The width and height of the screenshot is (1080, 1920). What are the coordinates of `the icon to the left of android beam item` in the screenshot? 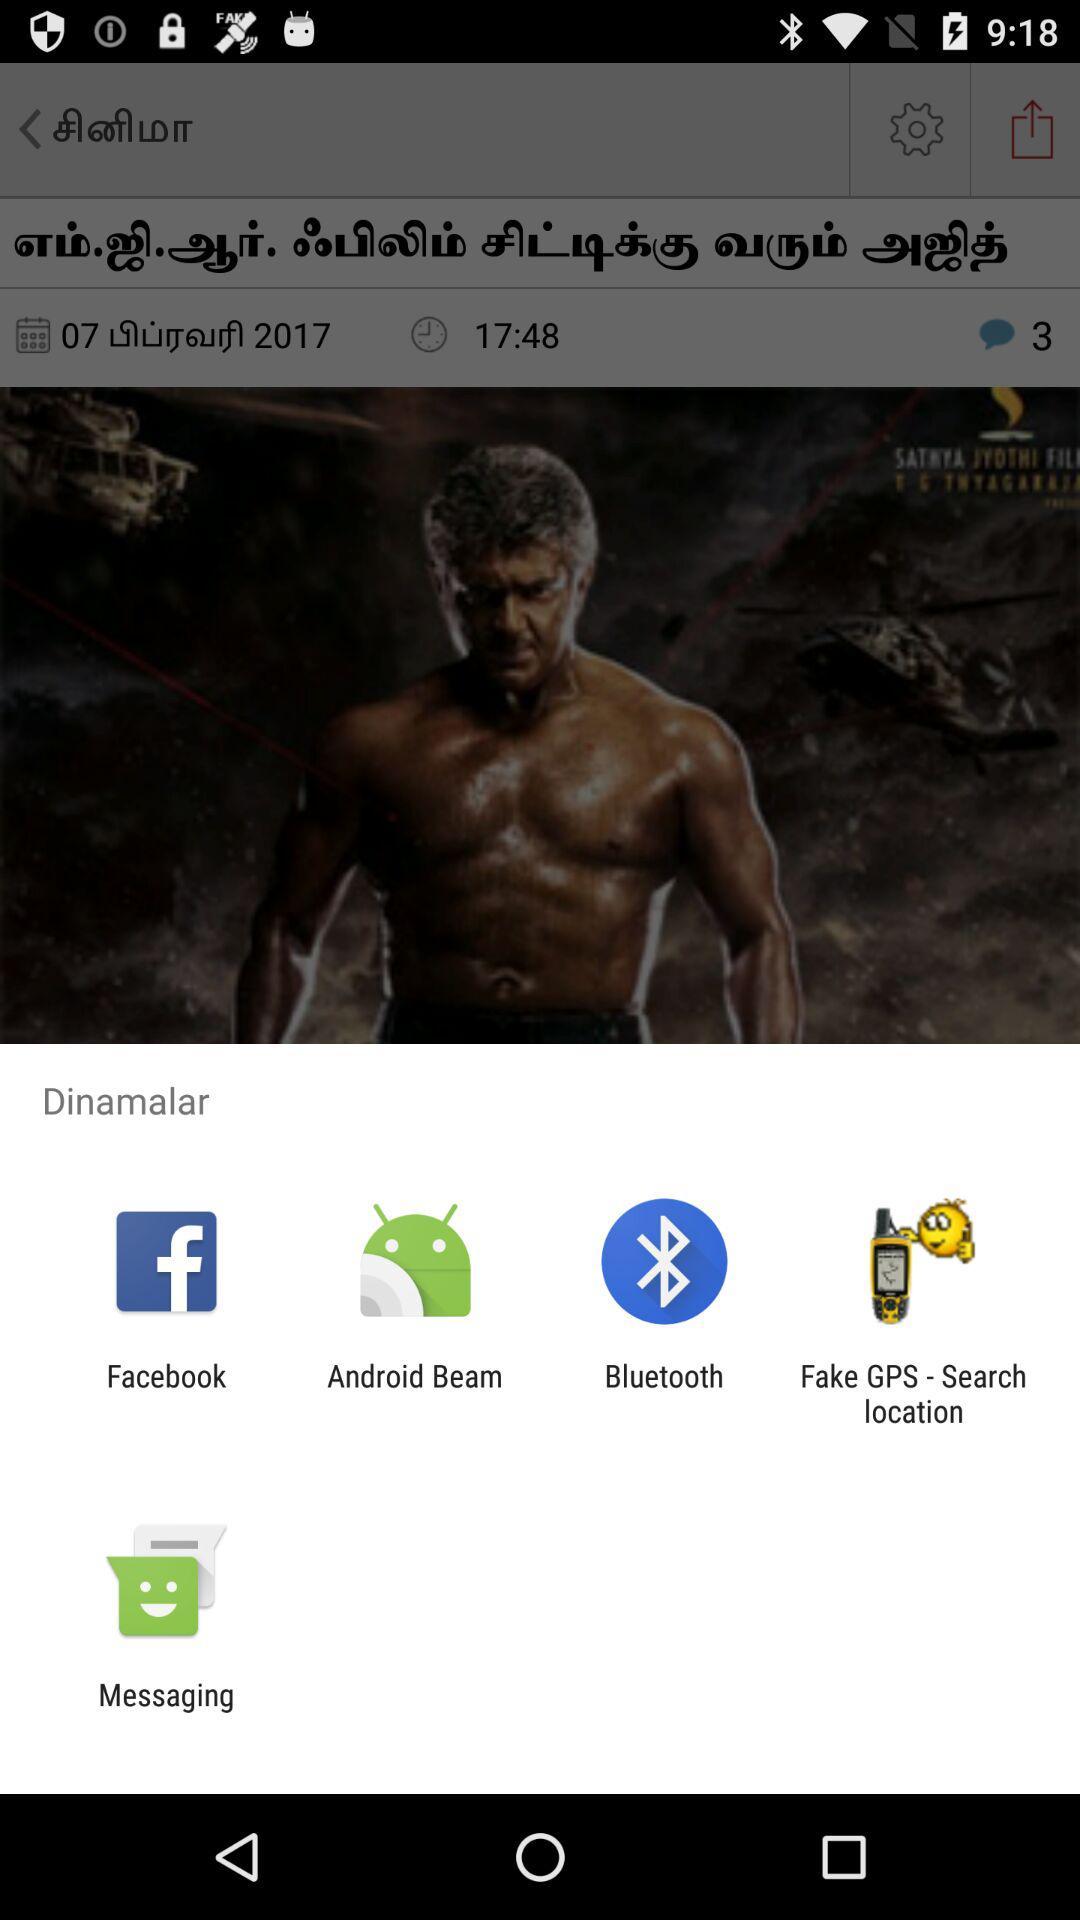 It's located at (165, 1392).